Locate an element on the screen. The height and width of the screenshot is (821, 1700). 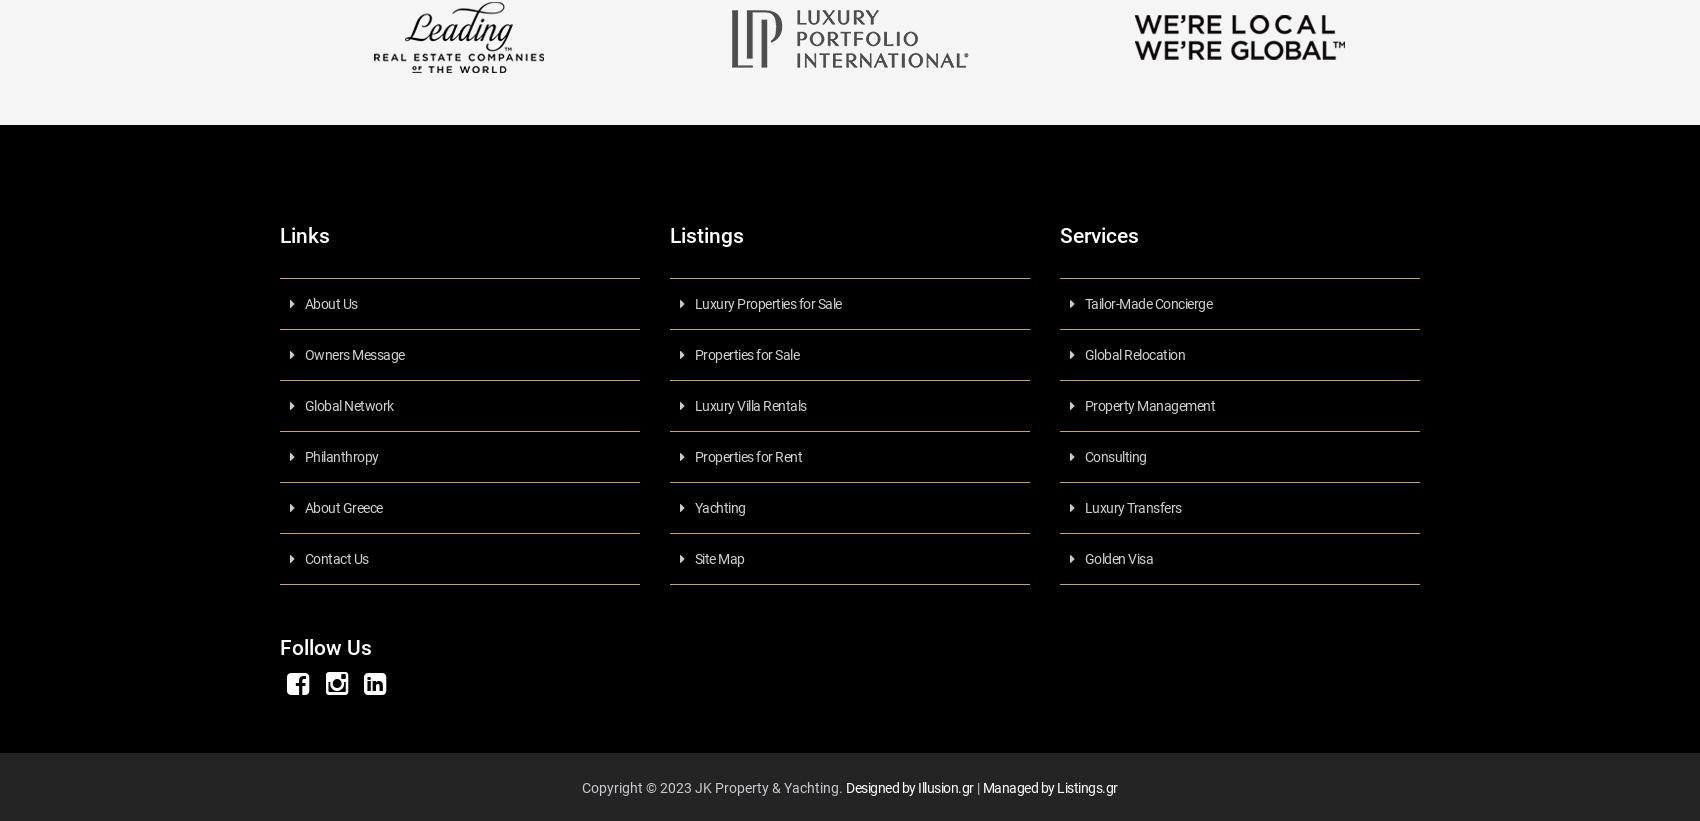
'Follow Us' is located at coordinates (325, 646).